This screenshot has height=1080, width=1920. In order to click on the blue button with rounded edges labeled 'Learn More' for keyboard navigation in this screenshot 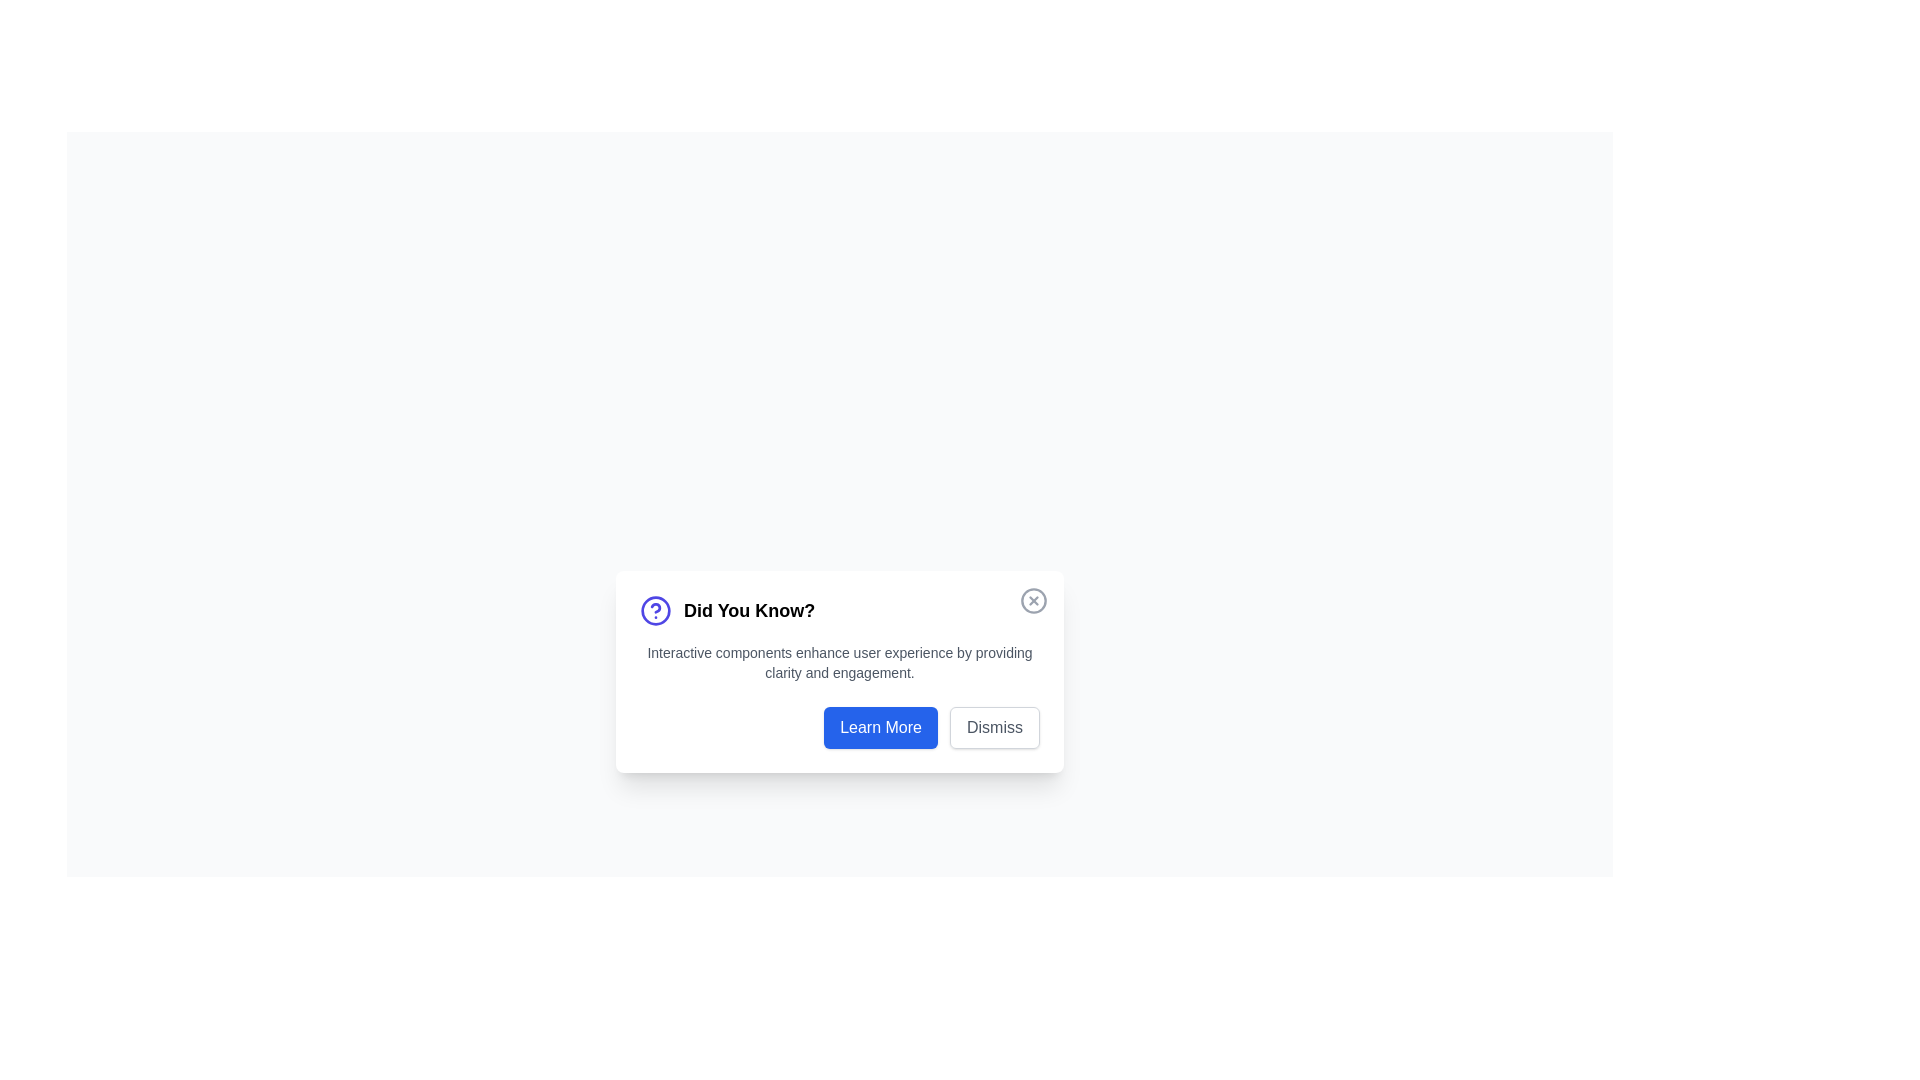, I will do `click(880, 728)`.